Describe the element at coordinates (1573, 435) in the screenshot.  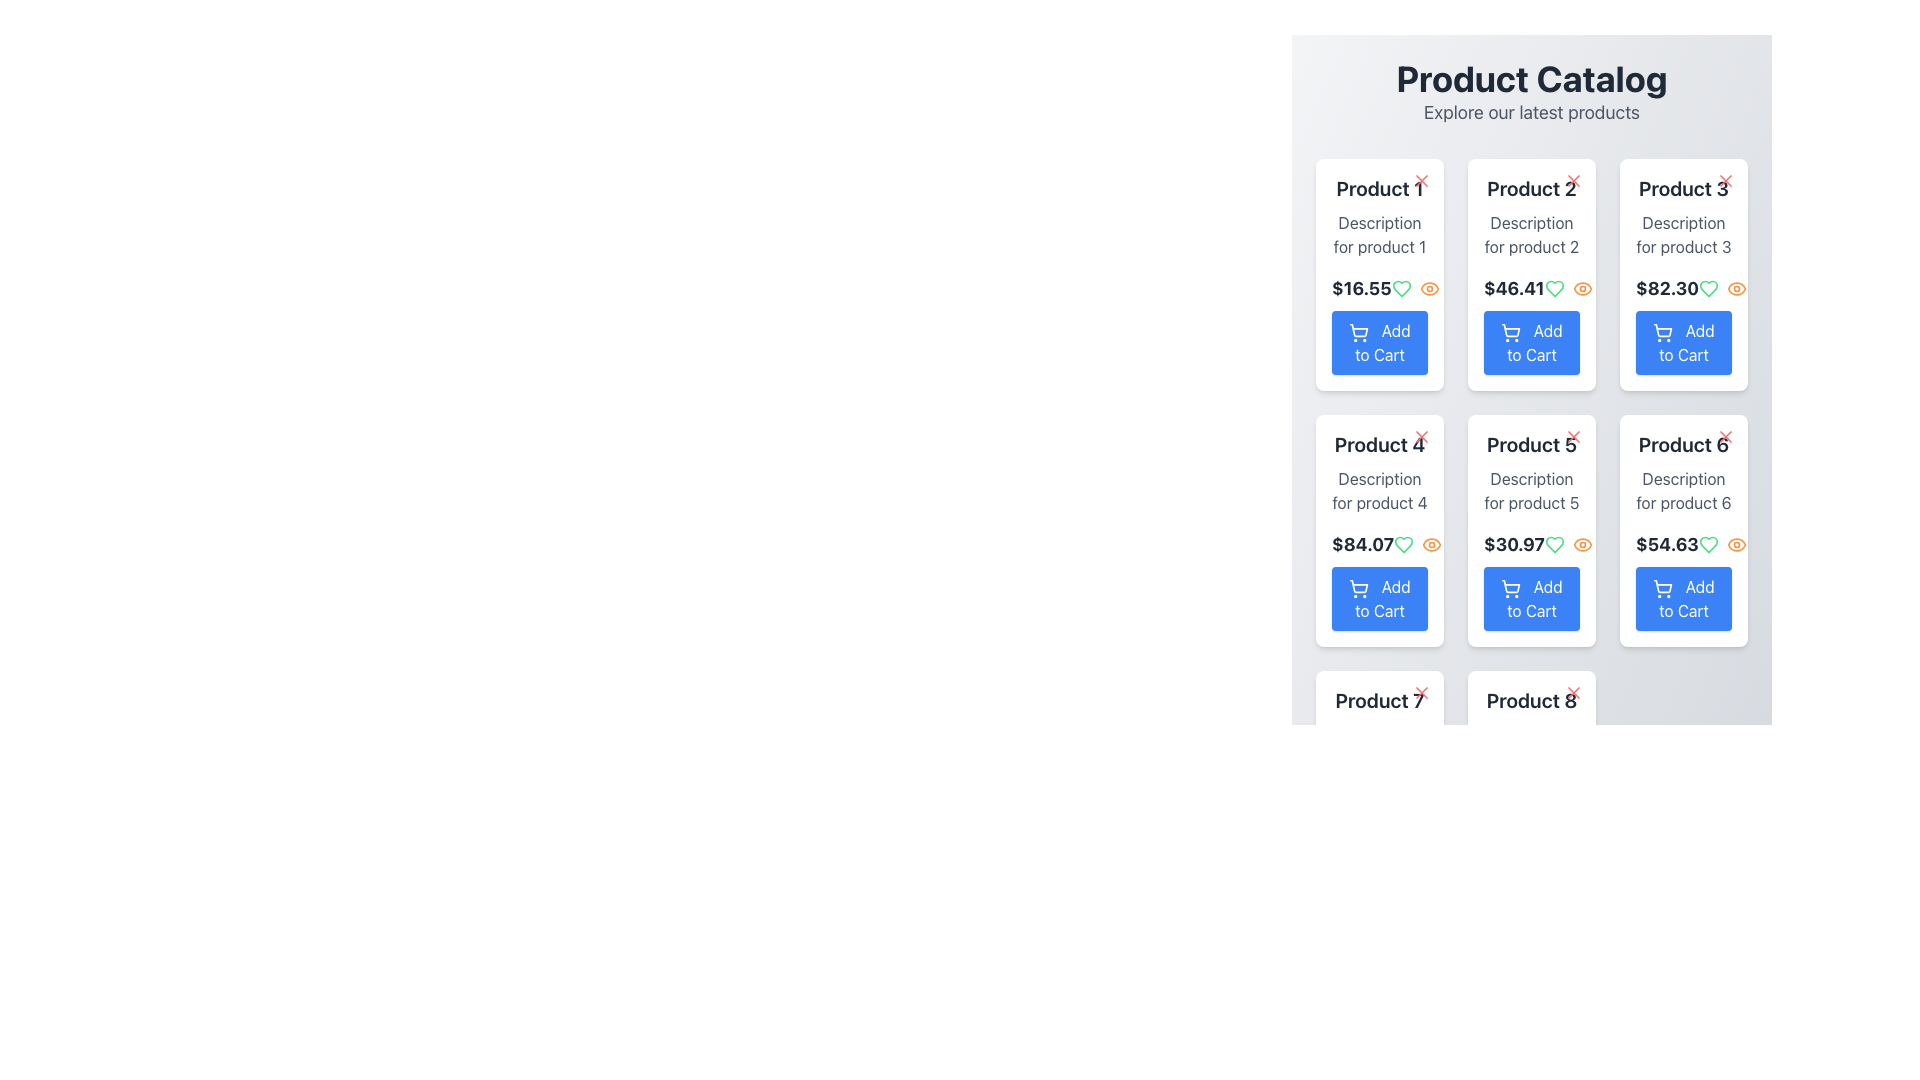
I see `the interactive button icon located at the top-right corner of the 'Product 5' card` at that location.